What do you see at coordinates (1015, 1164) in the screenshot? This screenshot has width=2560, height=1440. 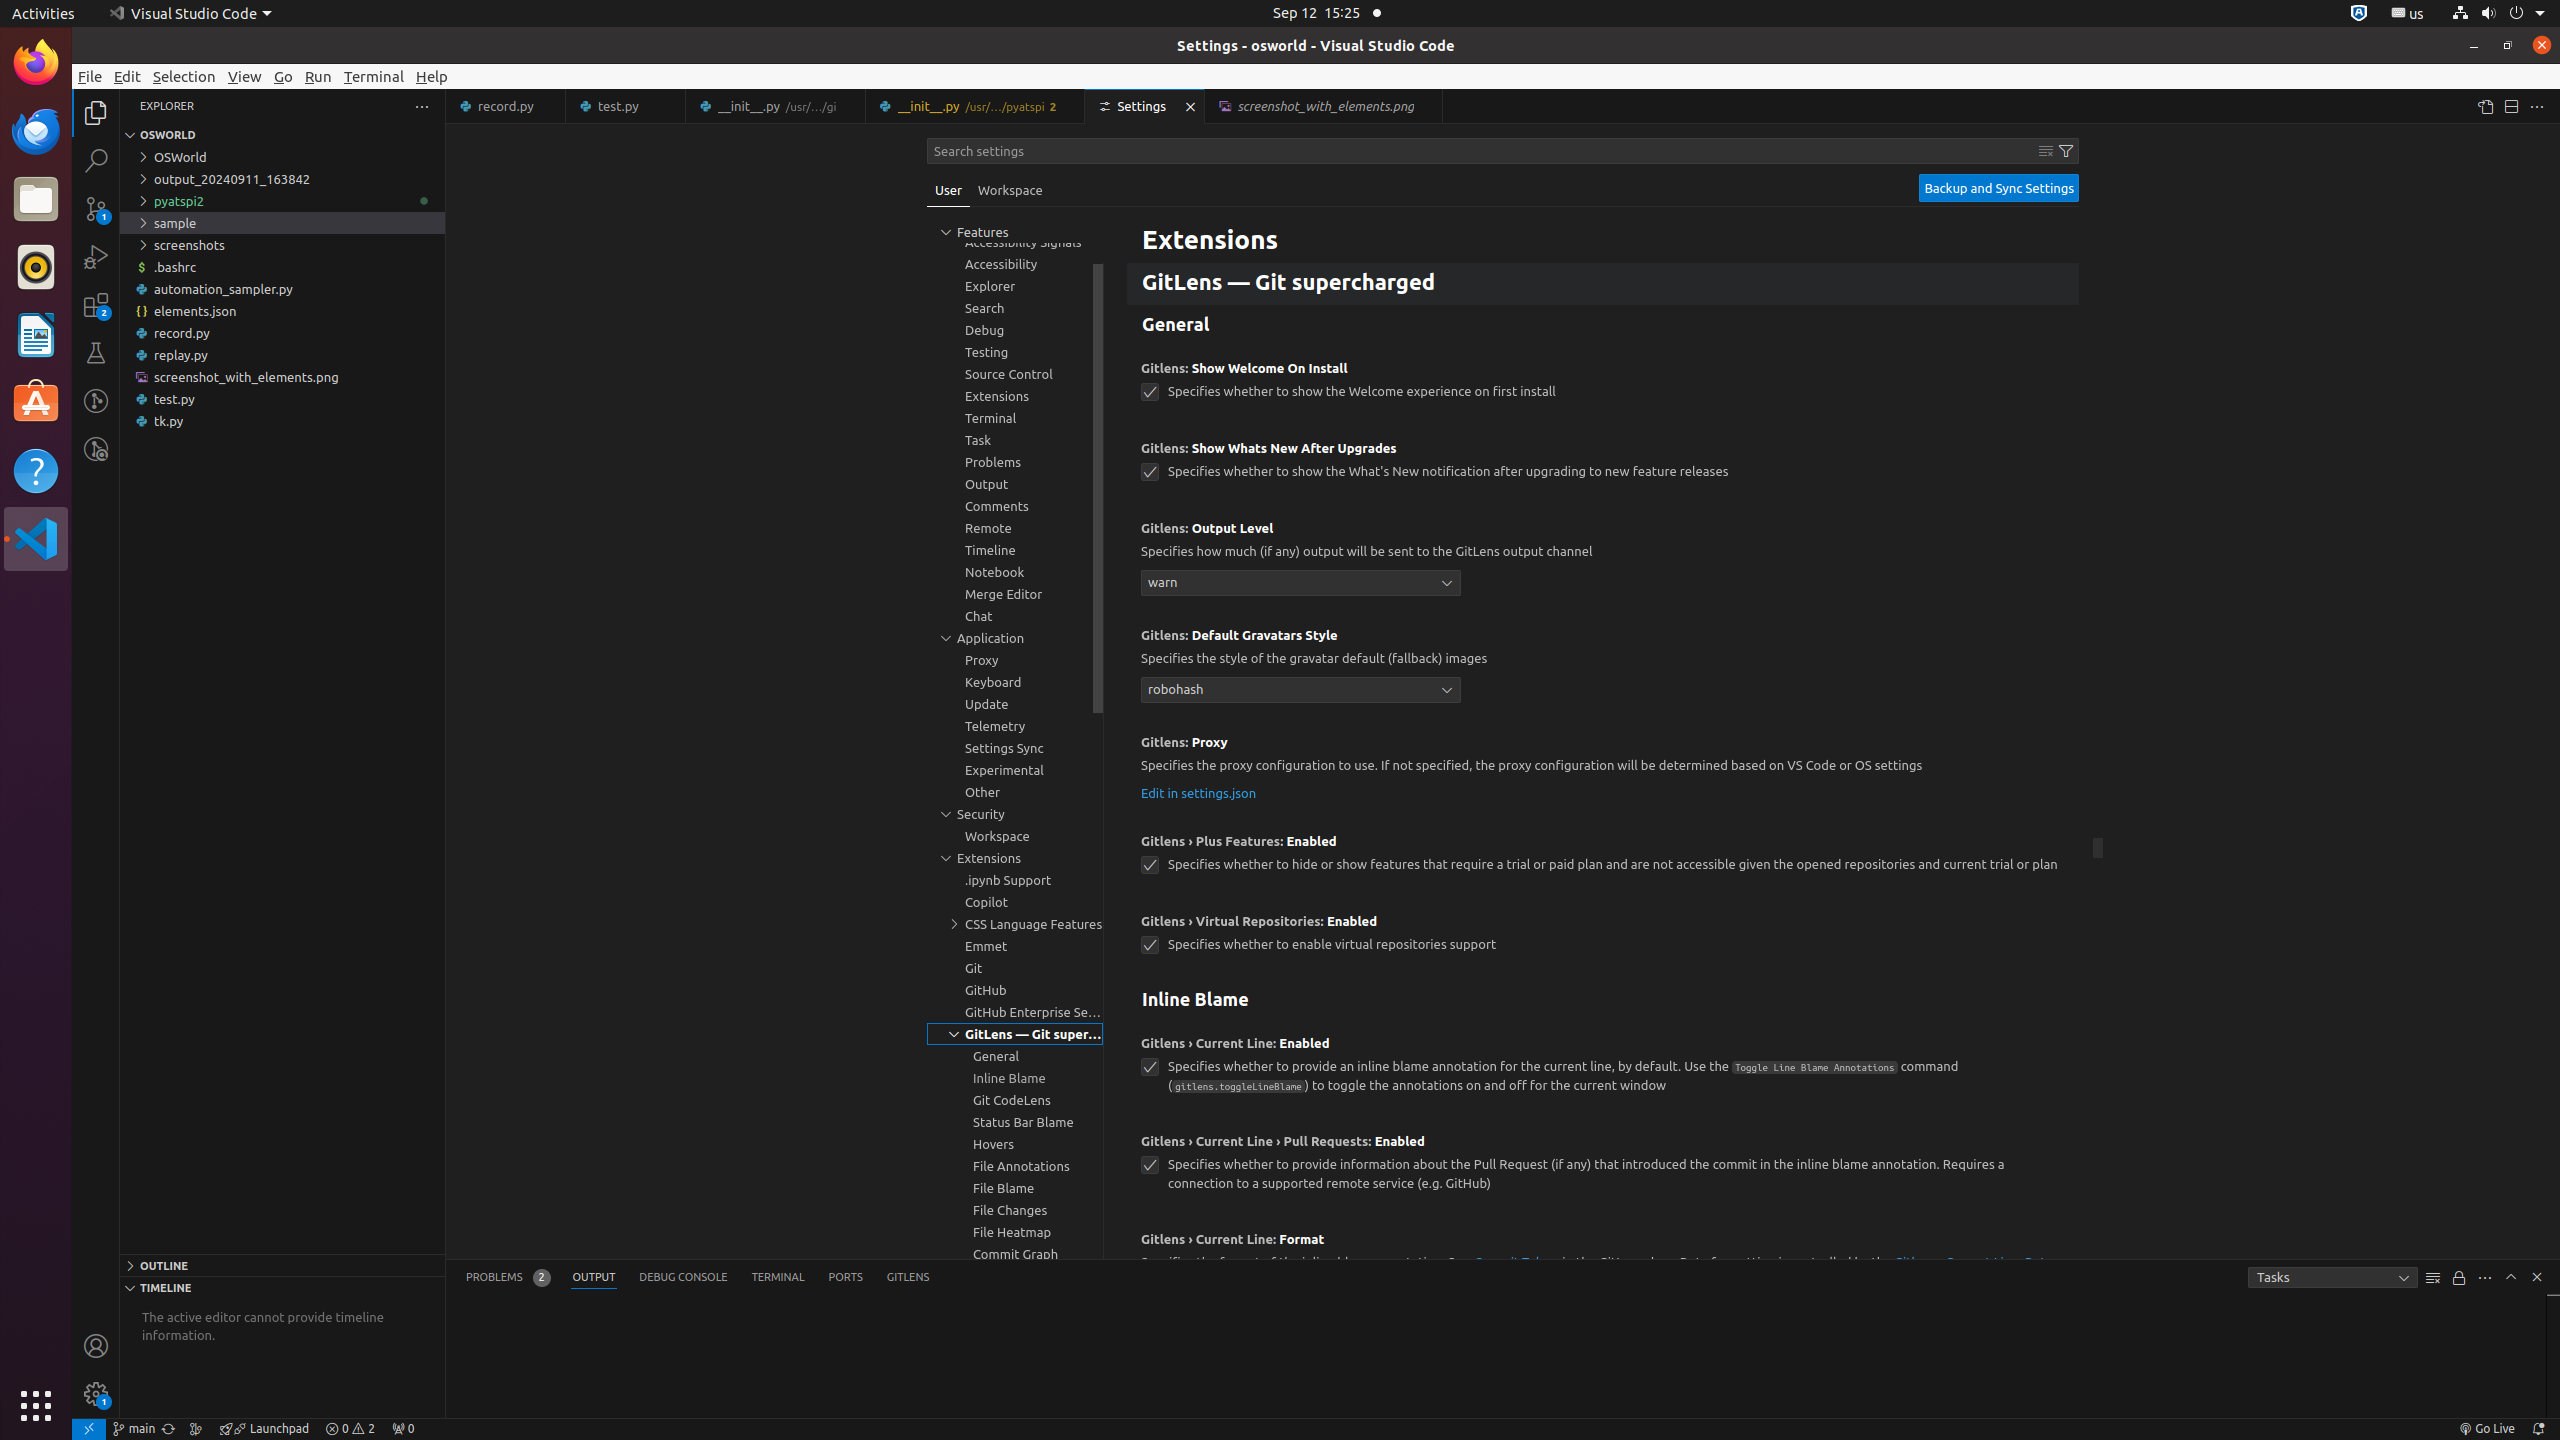 I see `'File Annotations, group'` at bounding box center [1015, 1164].